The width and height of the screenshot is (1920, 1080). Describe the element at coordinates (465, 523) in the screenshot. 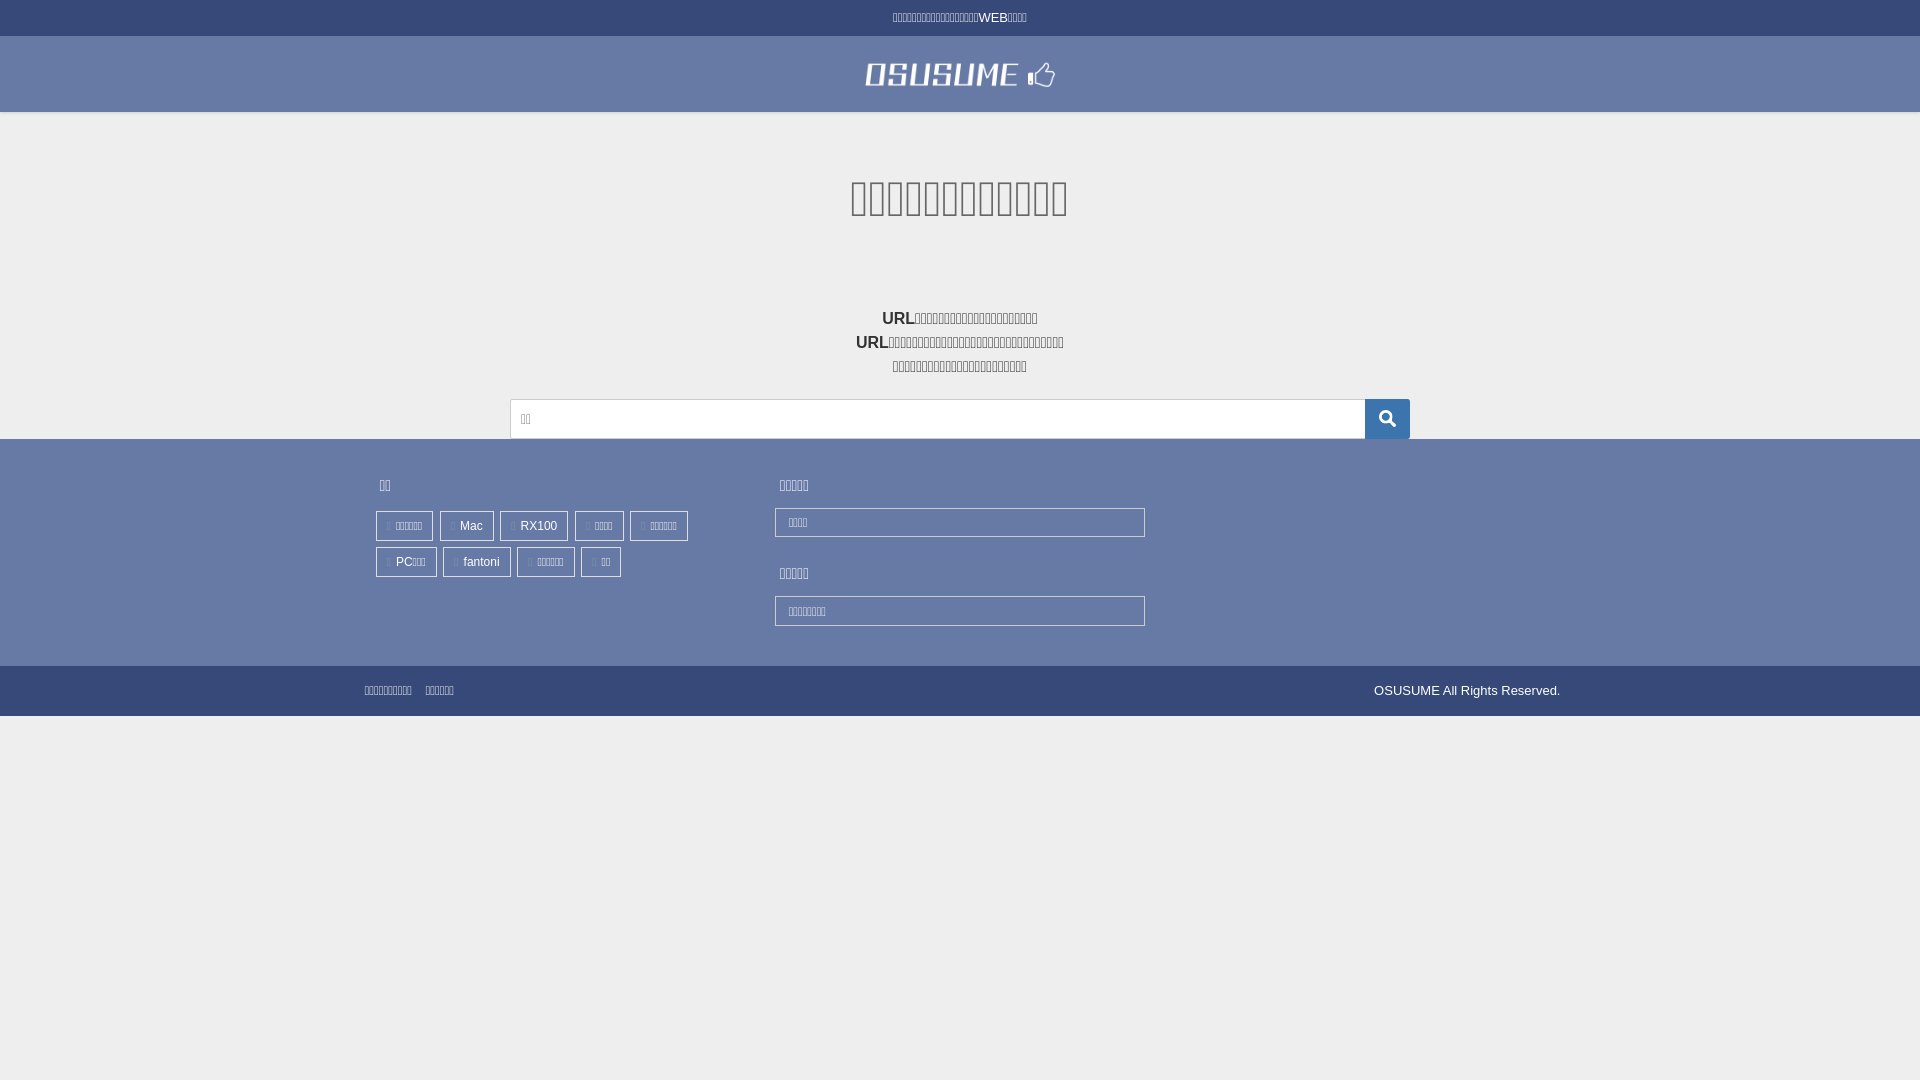

I see `'Mac'` at that location.